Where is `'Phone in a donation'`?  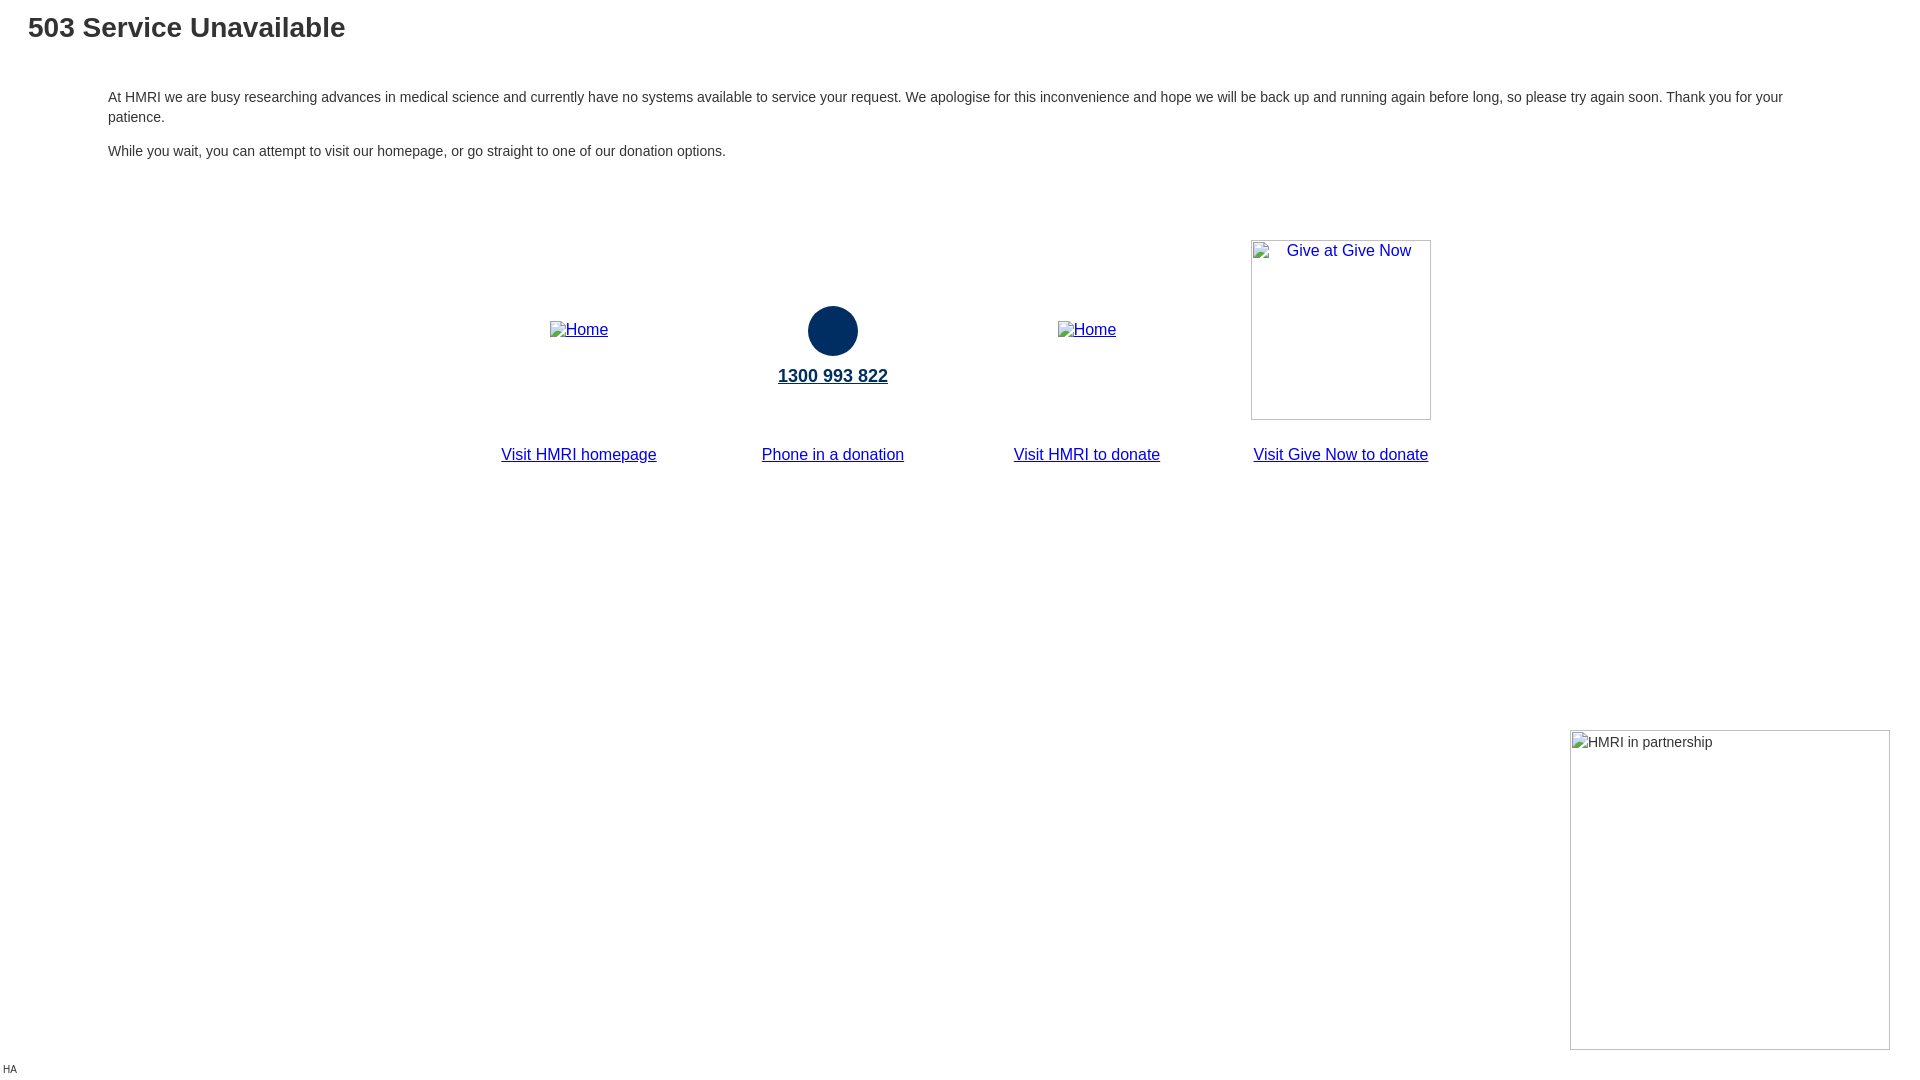
'Phone in a donation' is located at coordinates (833, 454).